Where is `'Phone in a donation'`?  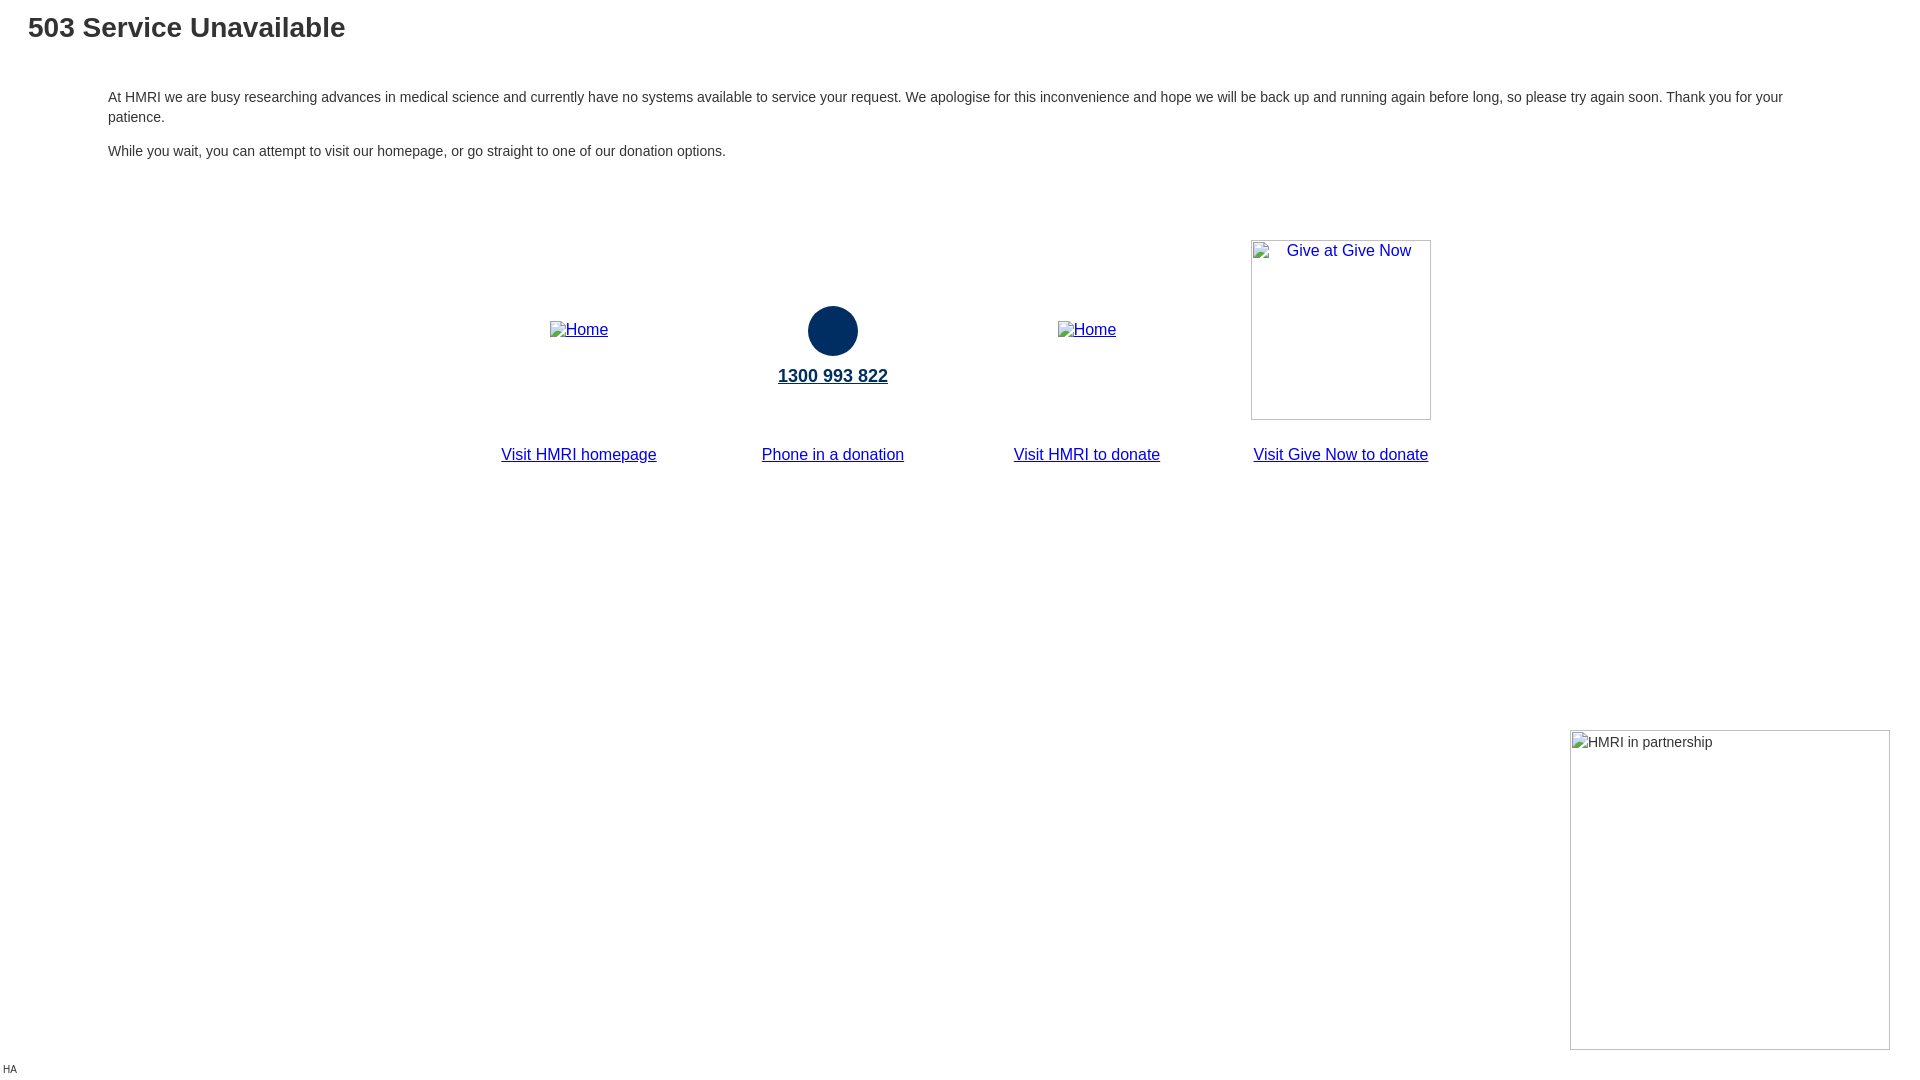
'Phone in a donation' is located at coordinates (833, 454).